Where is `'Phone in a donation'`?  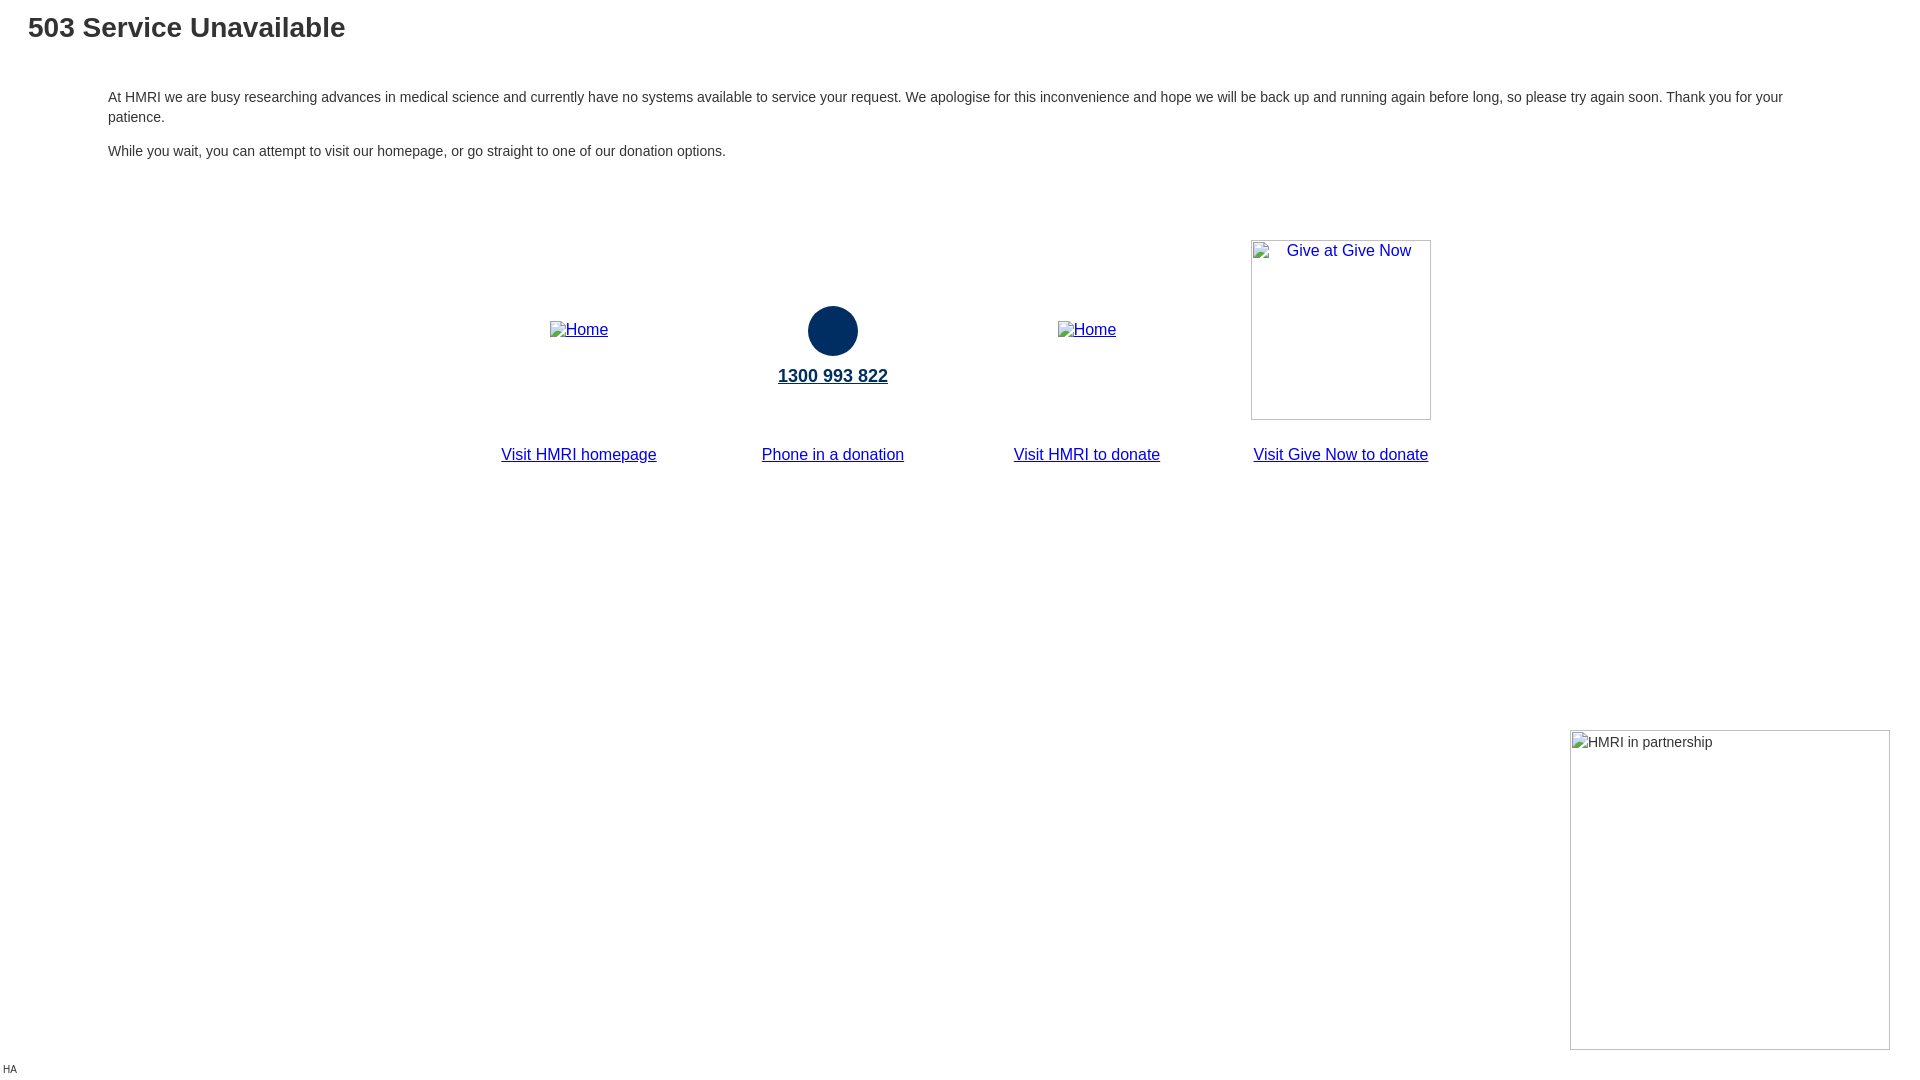
'Phone in a donation' is located at coordinates (833, 454).